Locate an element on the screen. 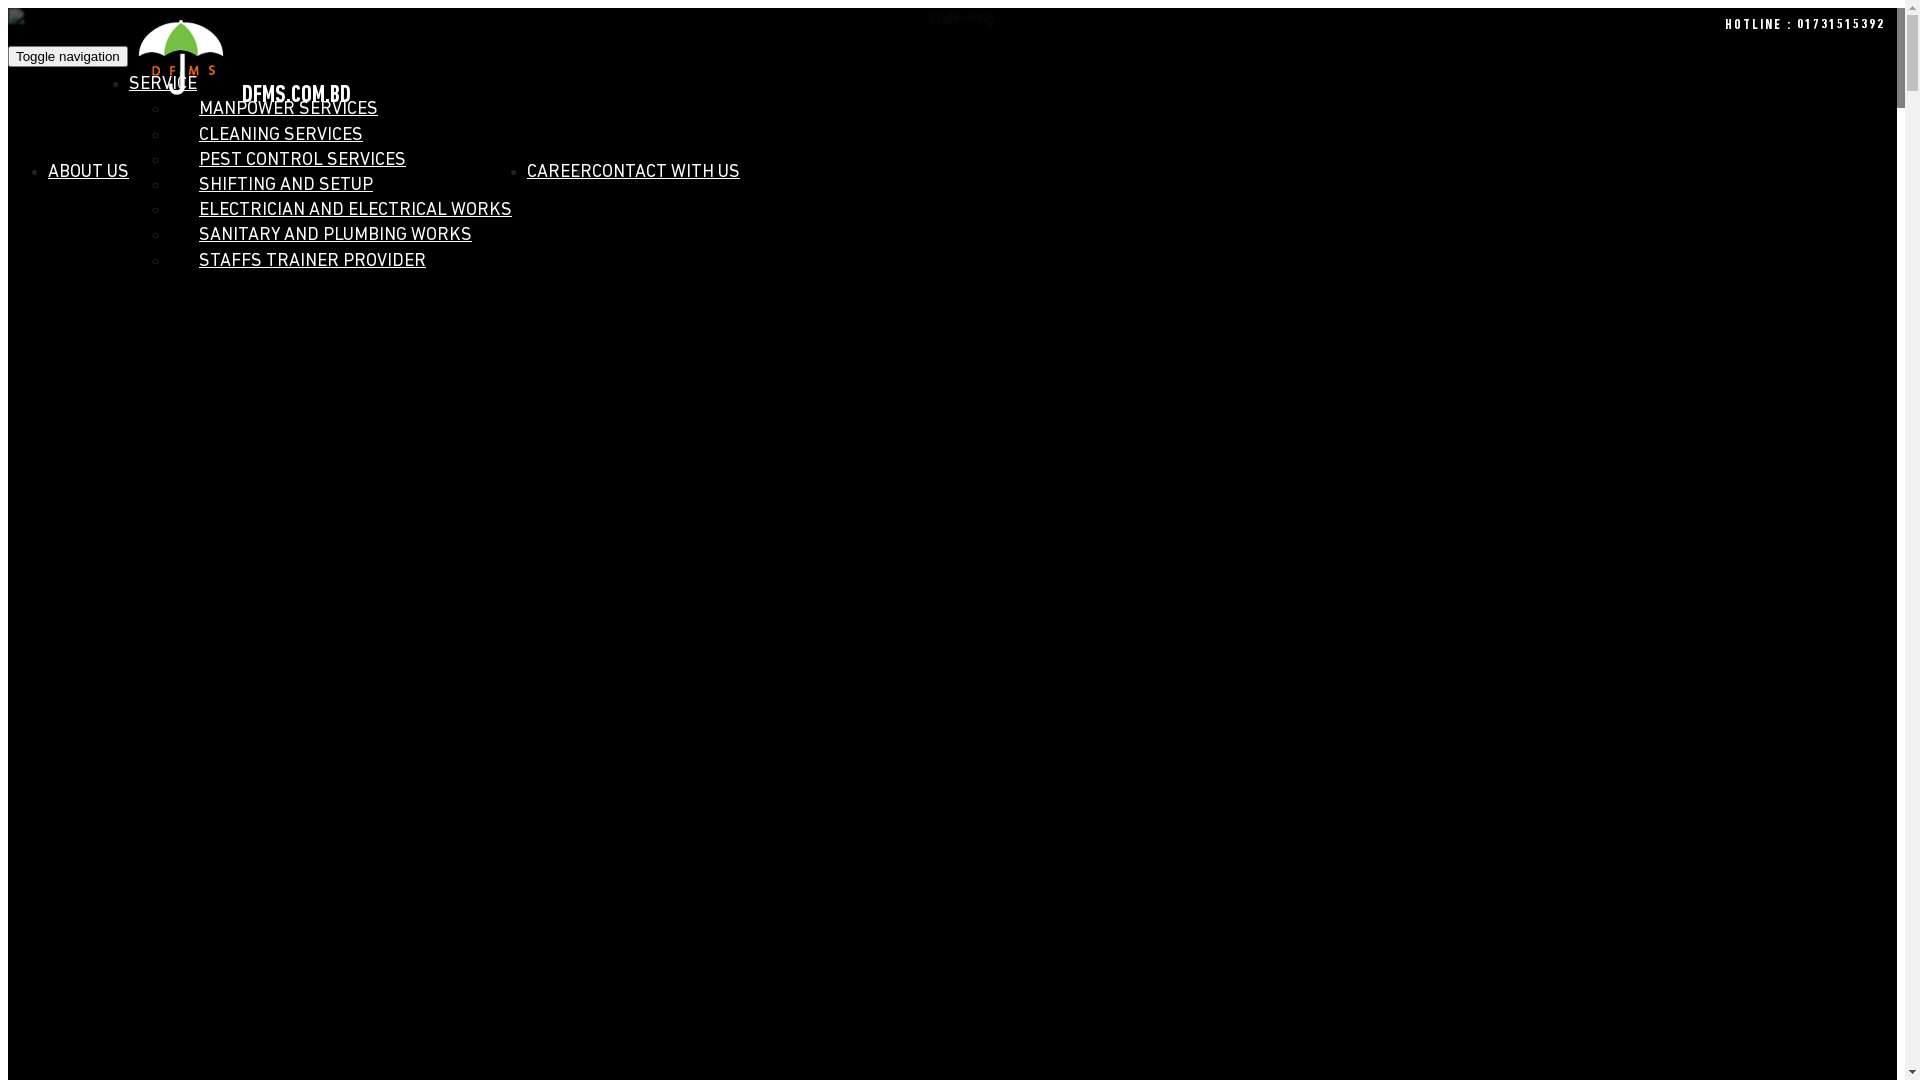 The height and width of the screenshot is (1080, 1920). 'SANITARY AND PLUMBING WORKS' is located at coordinates (327, 234).